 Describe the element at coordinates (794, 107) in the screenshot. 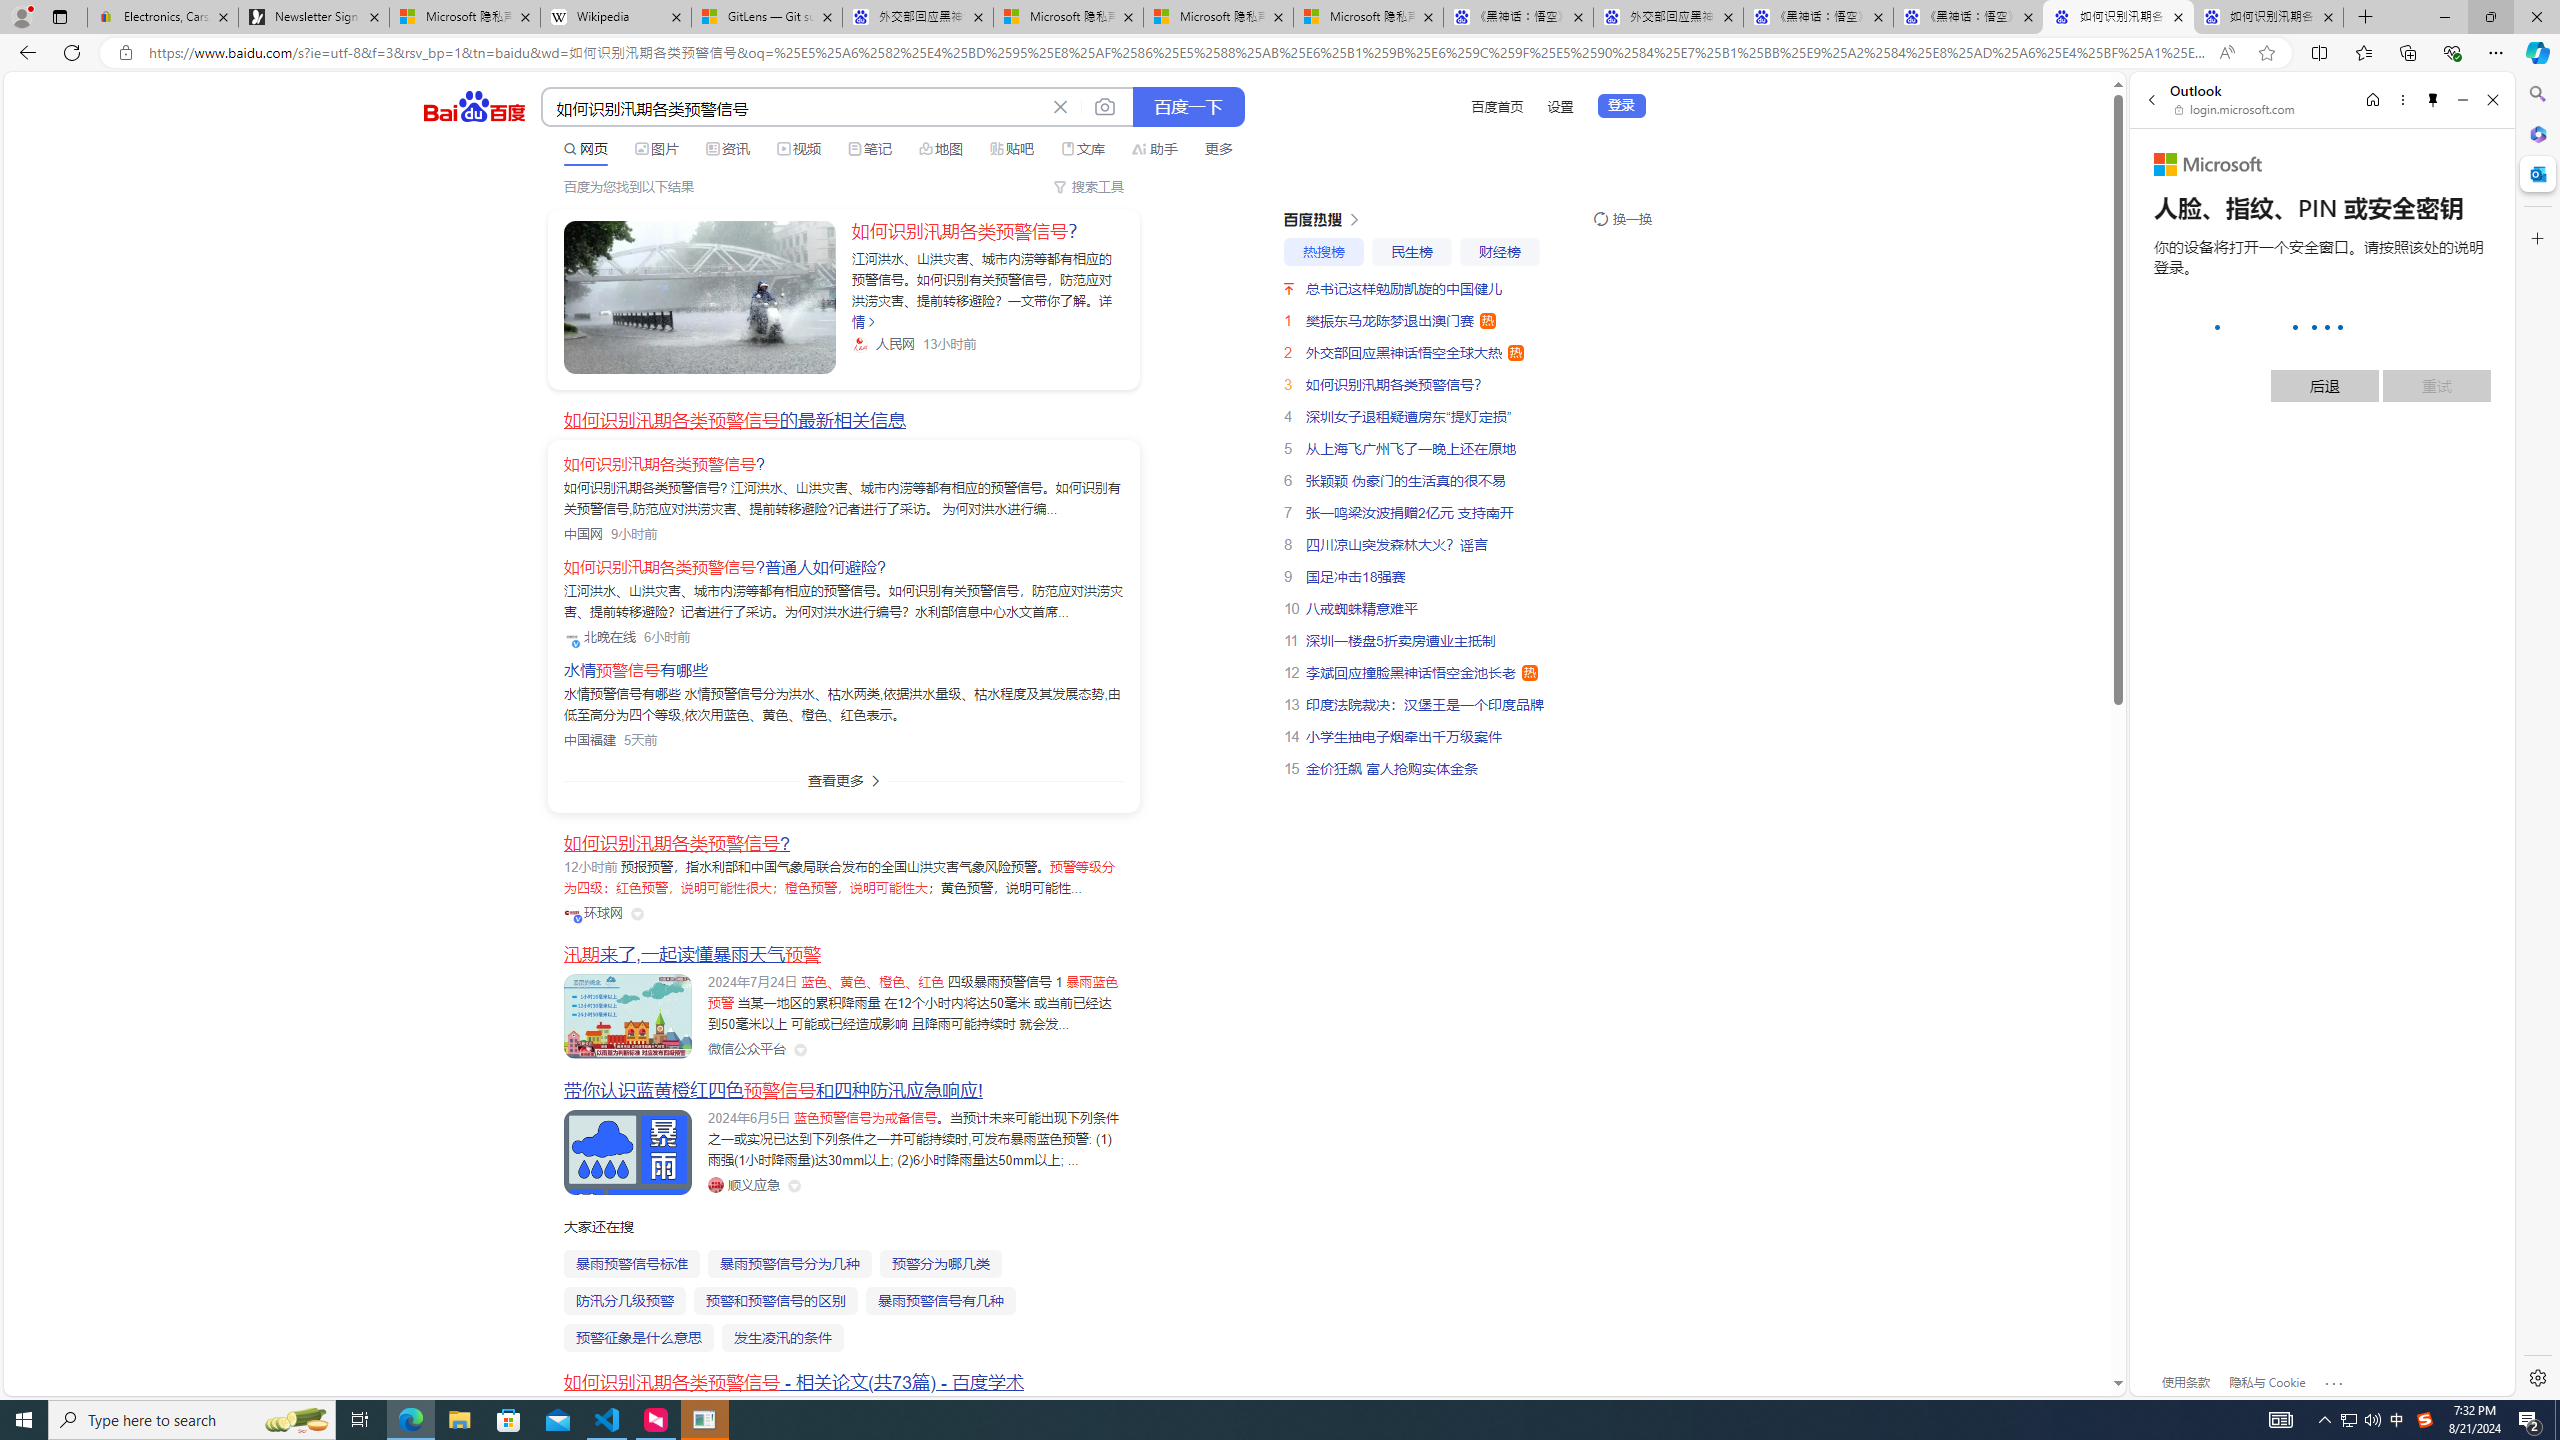

I see `'AutomationID: kw'` at that location.